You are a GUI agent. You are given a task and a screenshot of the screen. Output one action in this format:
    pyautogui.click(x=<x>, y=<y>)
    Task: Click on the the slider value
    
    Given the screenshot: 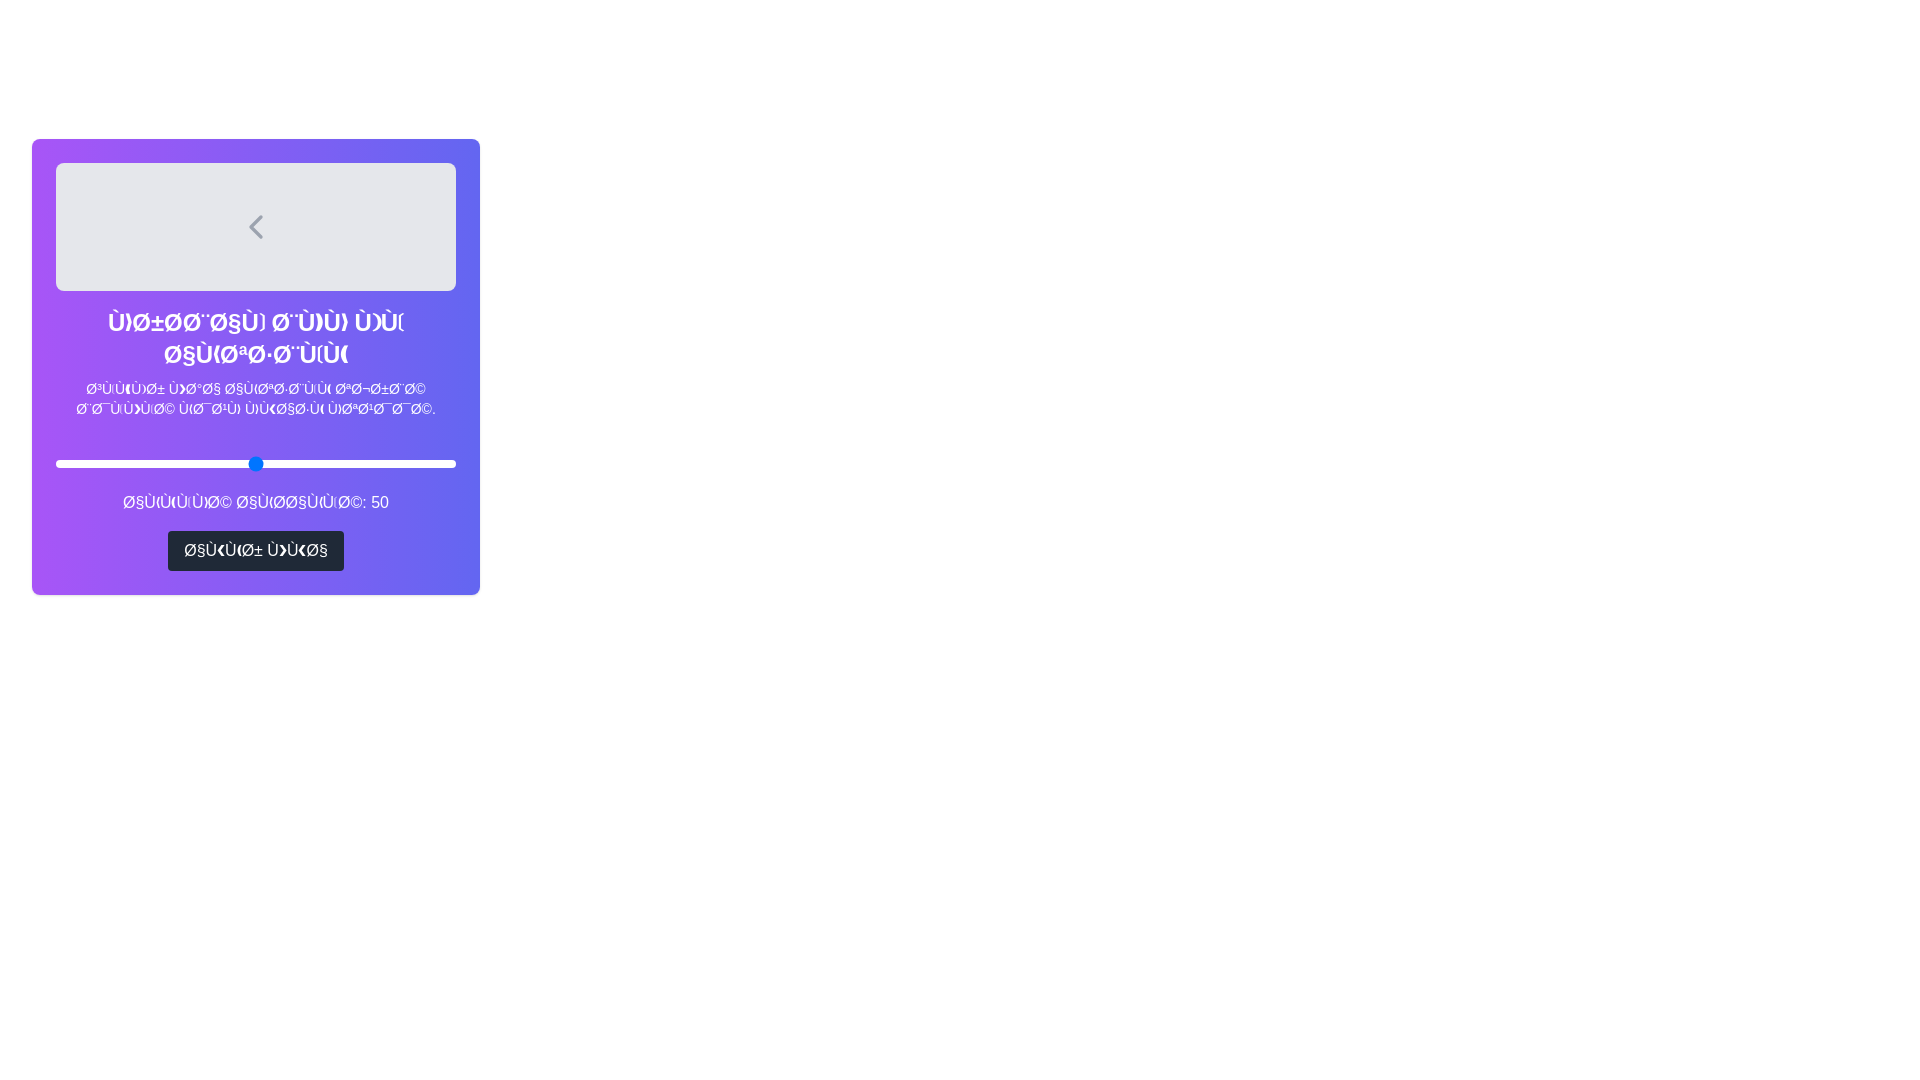 What is the action you would take?
    pyautogui.click(x=192, y=463)
    